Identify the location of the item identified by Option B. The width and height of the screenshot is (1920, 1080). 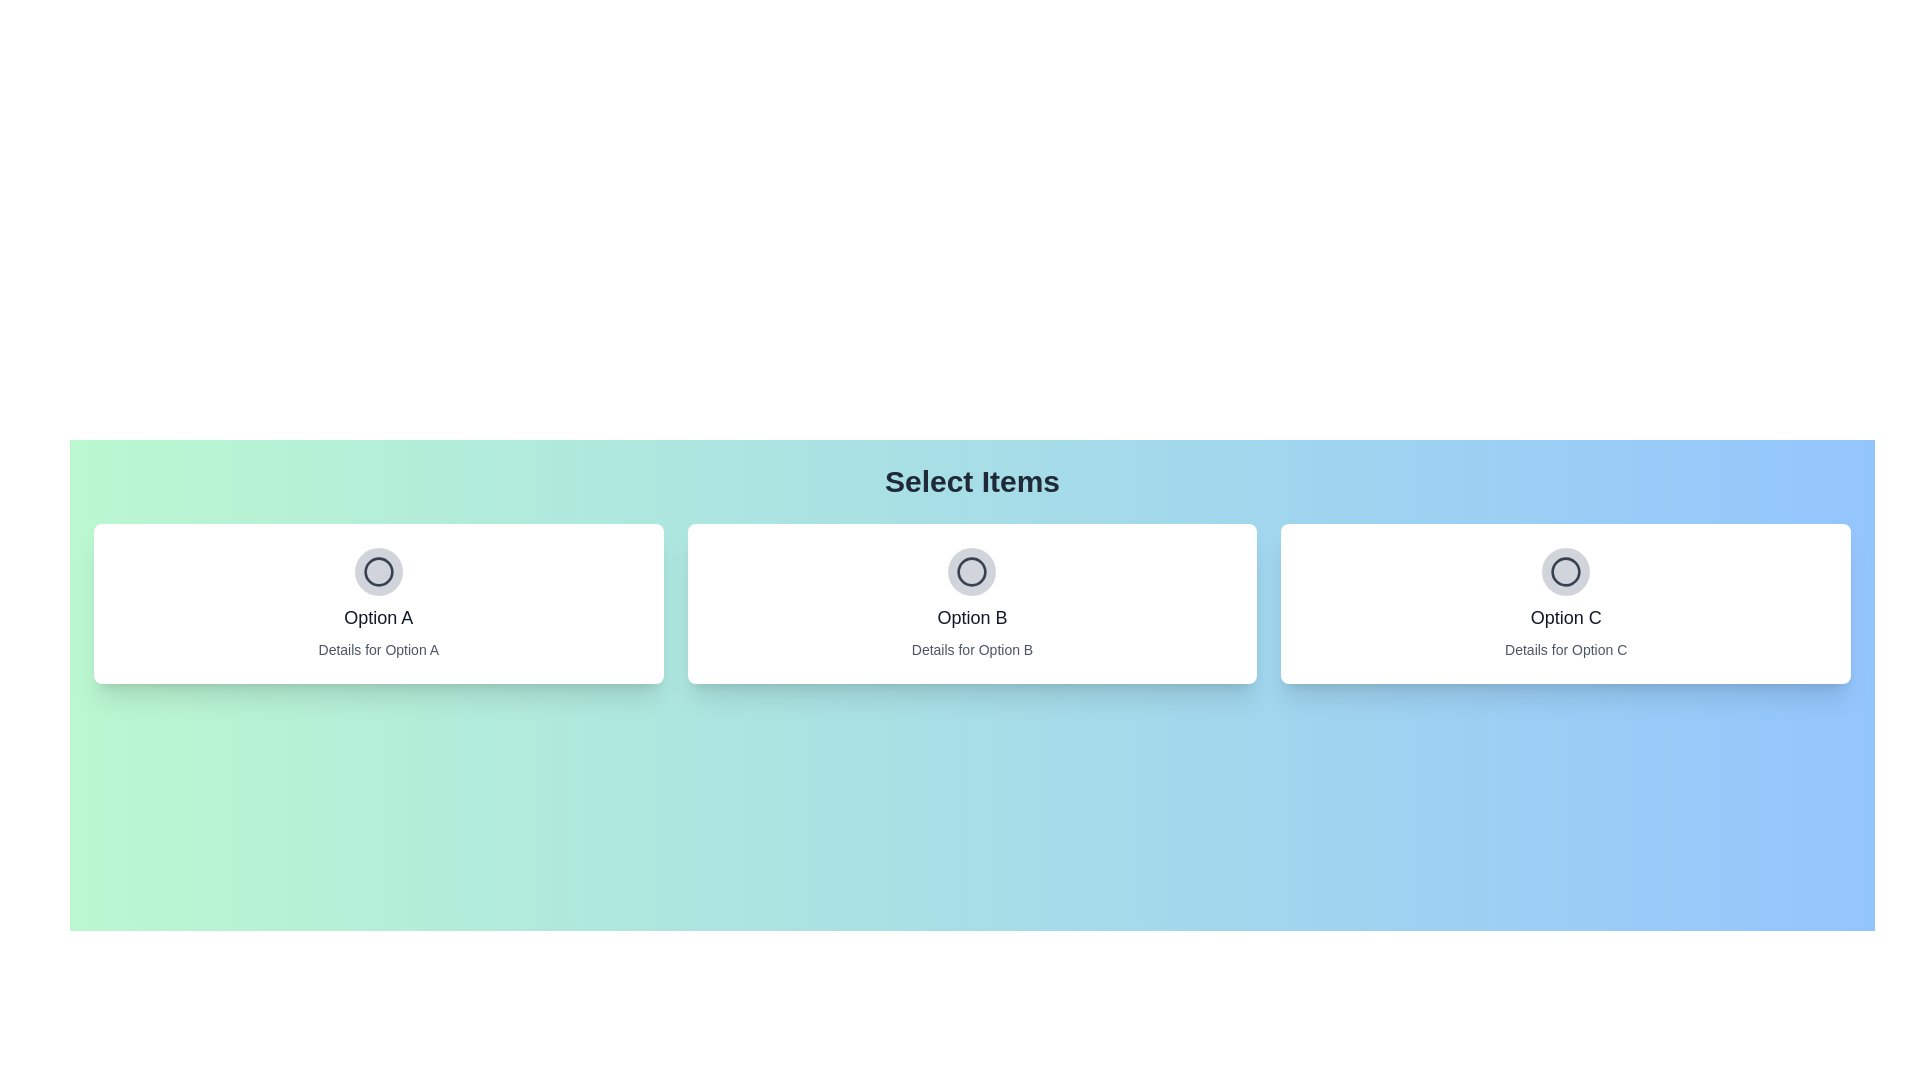
(971, 571).